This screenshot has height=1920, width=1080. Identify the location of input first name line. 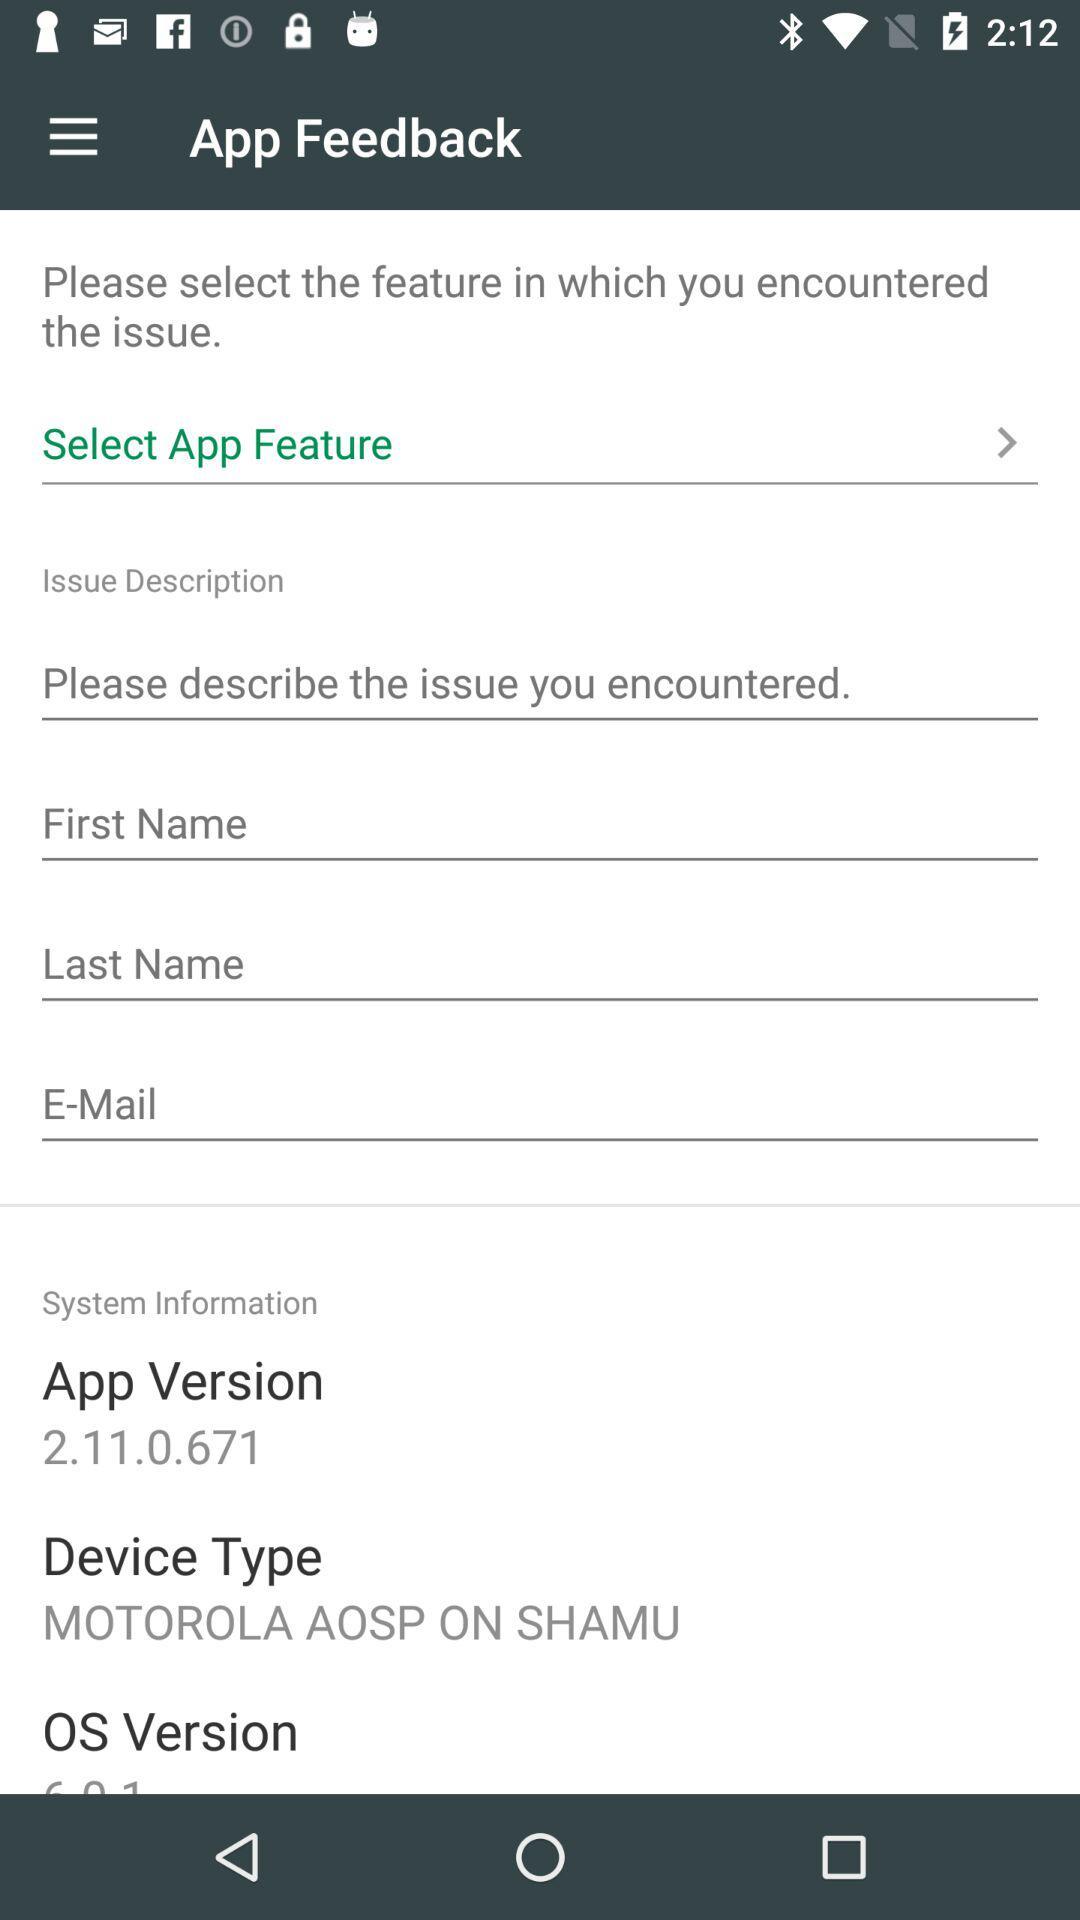
(540, 825).